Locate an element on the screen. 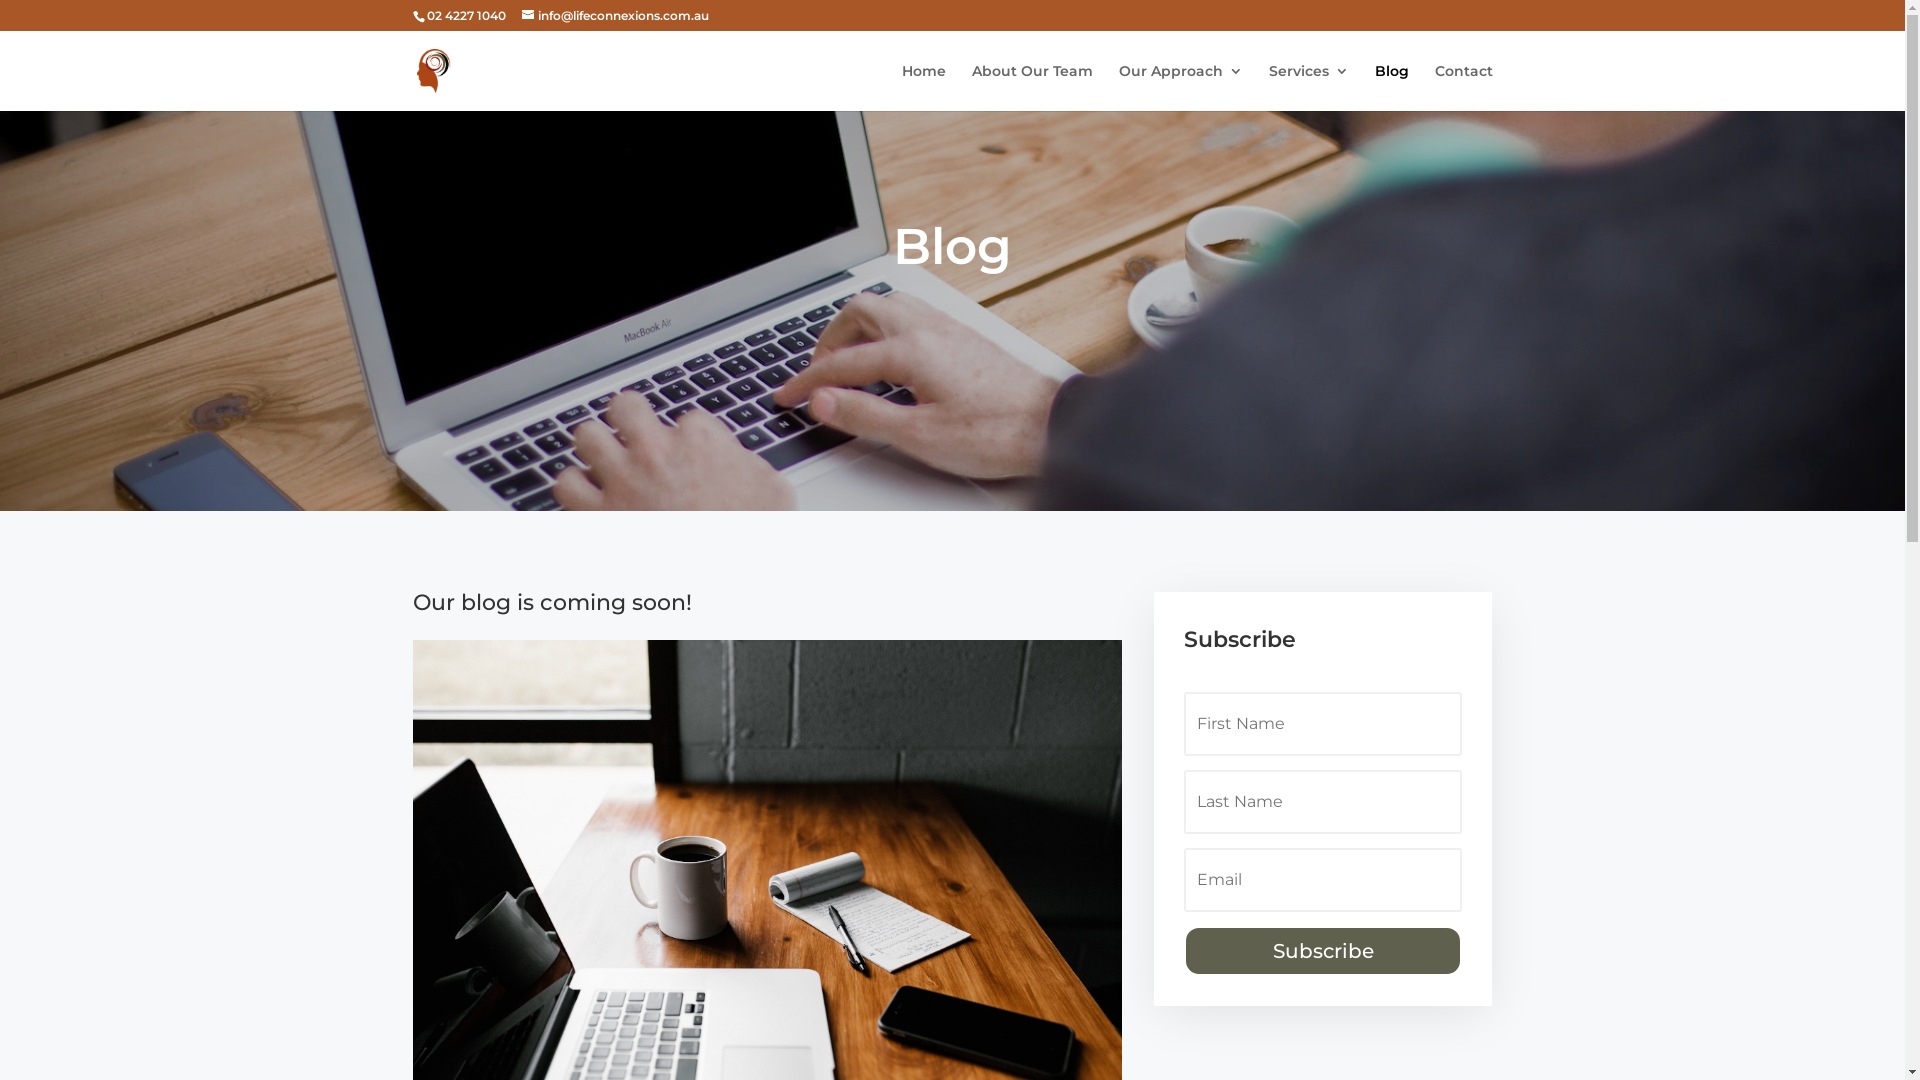 The image size is (1920, 1080). 'Subscribe' is located at coordinates (1323, 950).